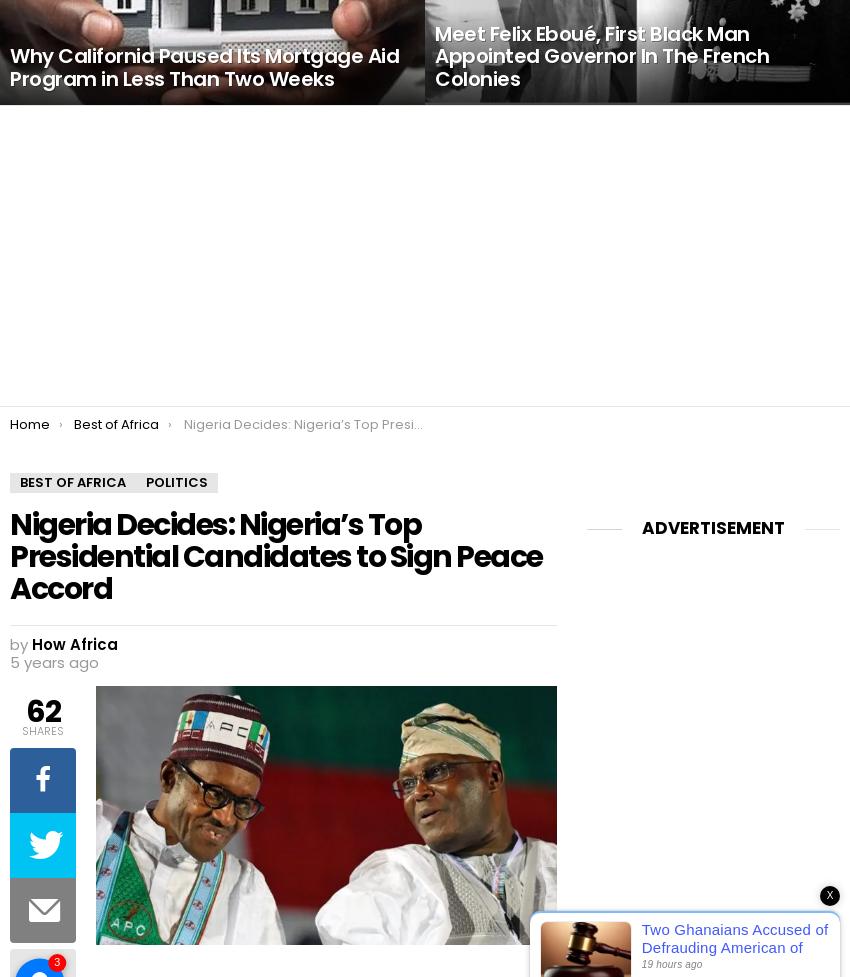 Image resolution: width=850 pixels, height=977 pixels. What do you see at coordinates (9, 643) in the screenshot?
I see `'by'` at bounding box center [9, 643].